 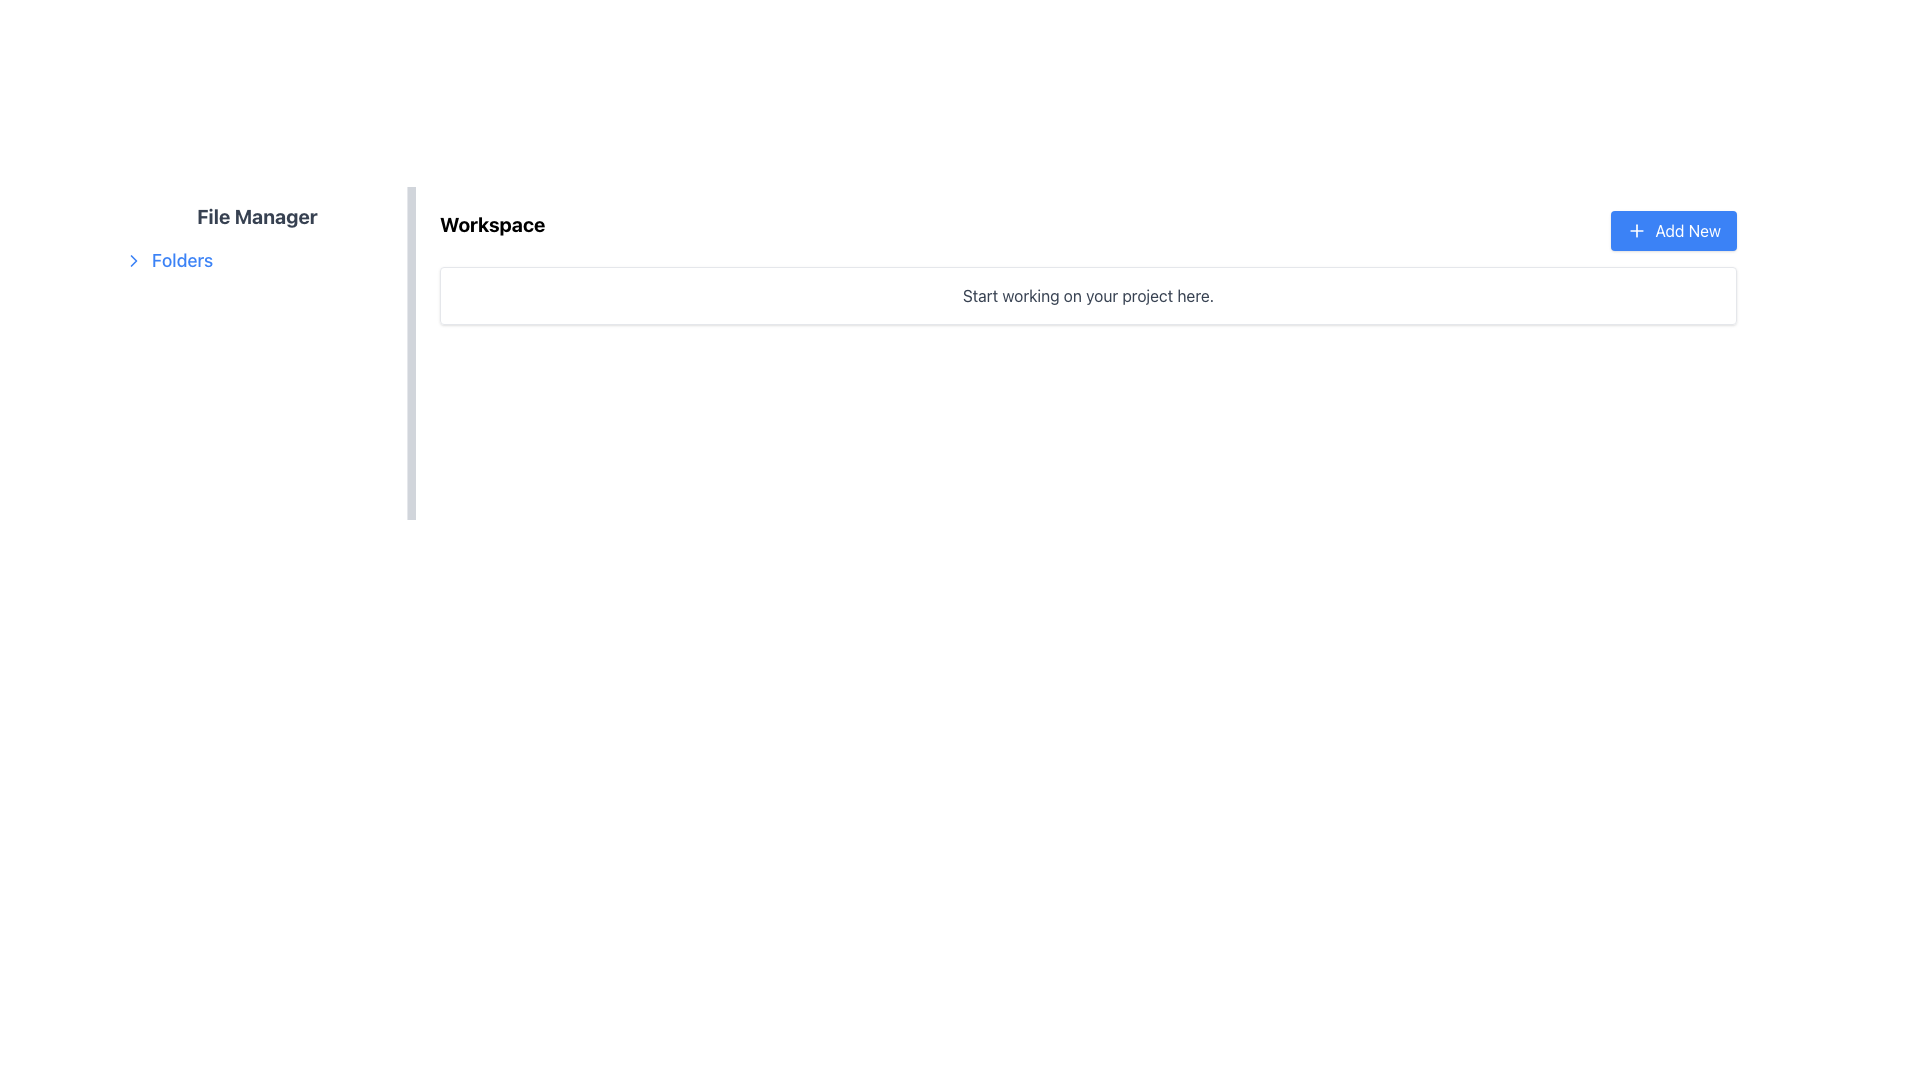 What do you see at coordinates (1087, 296) in the screenshot?
I see `text displayed in the rectangular text block with rounded corners that contains the message 'Start working on your project here.'` at bounding box center [1087, 296].